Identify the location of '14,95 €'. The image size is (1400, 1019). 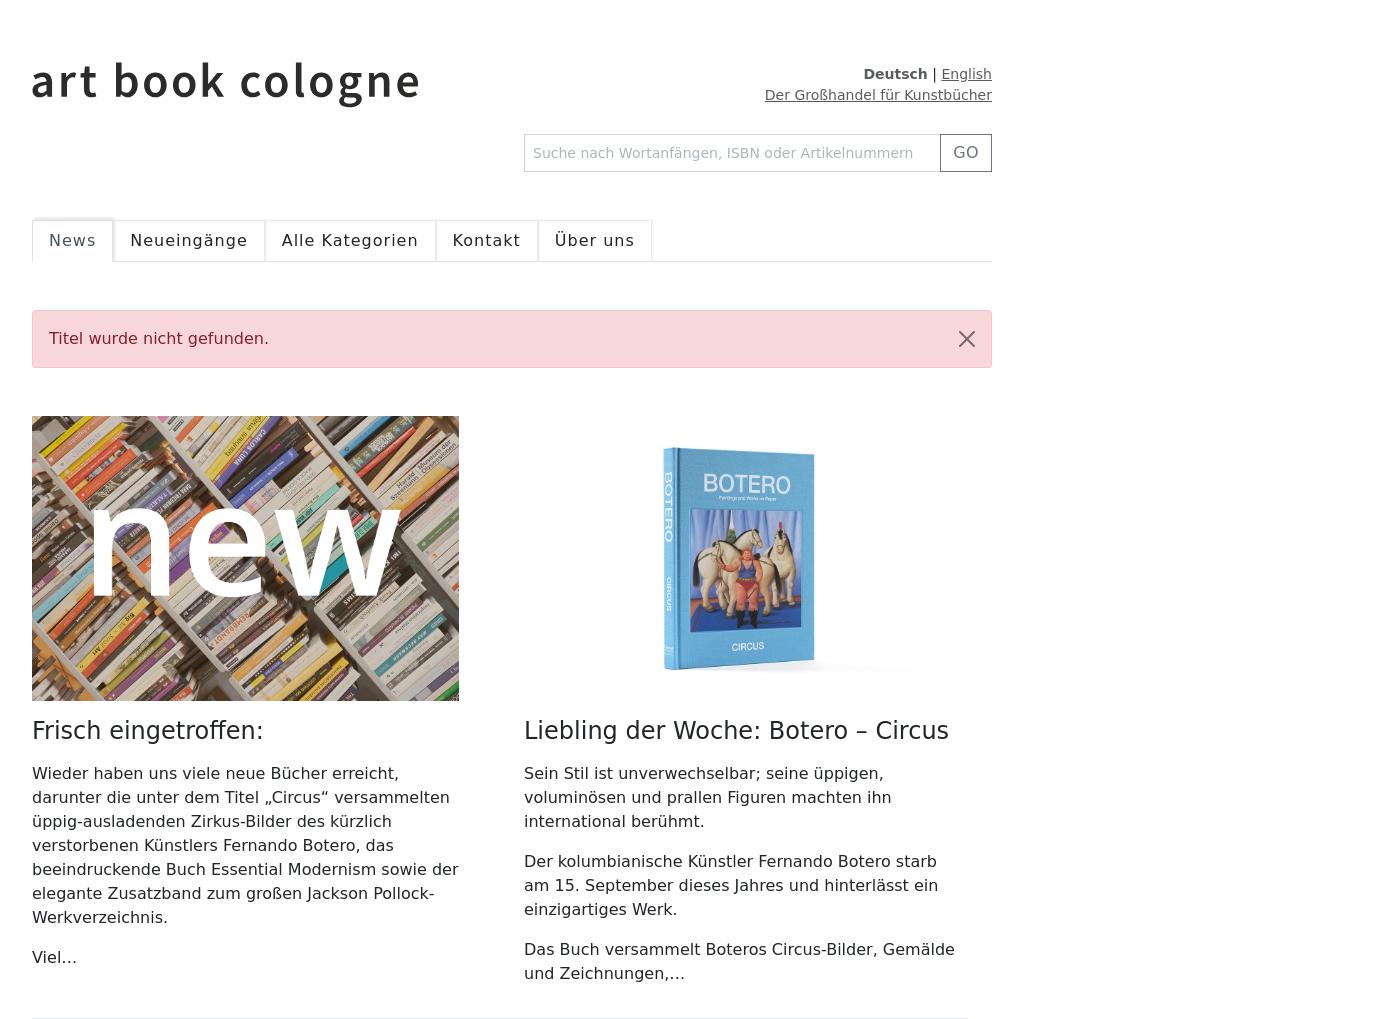
(856, 645).